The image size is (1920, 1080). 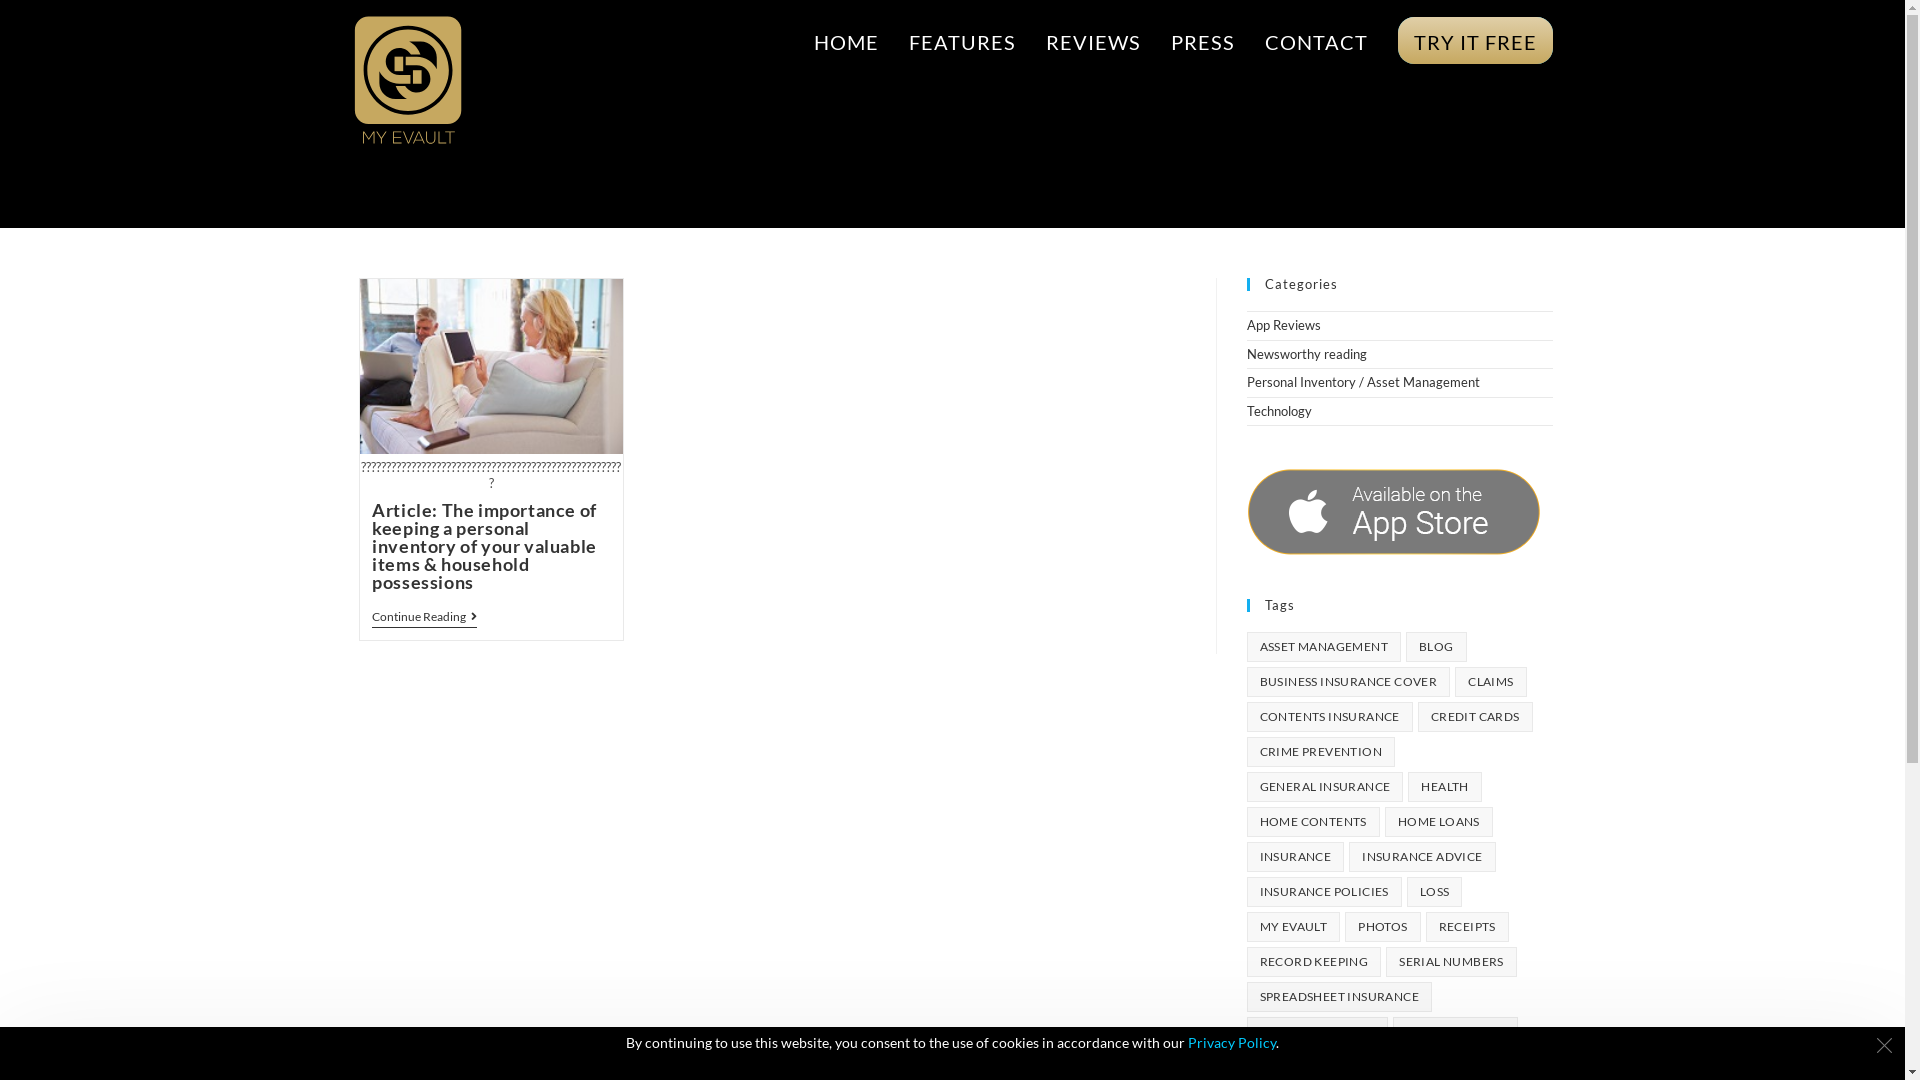 What do you see at coordinates (1245, 647) in the screenshot?
I see `'ASSET MANAGEMENT'` at bounding box center [1245, 647].